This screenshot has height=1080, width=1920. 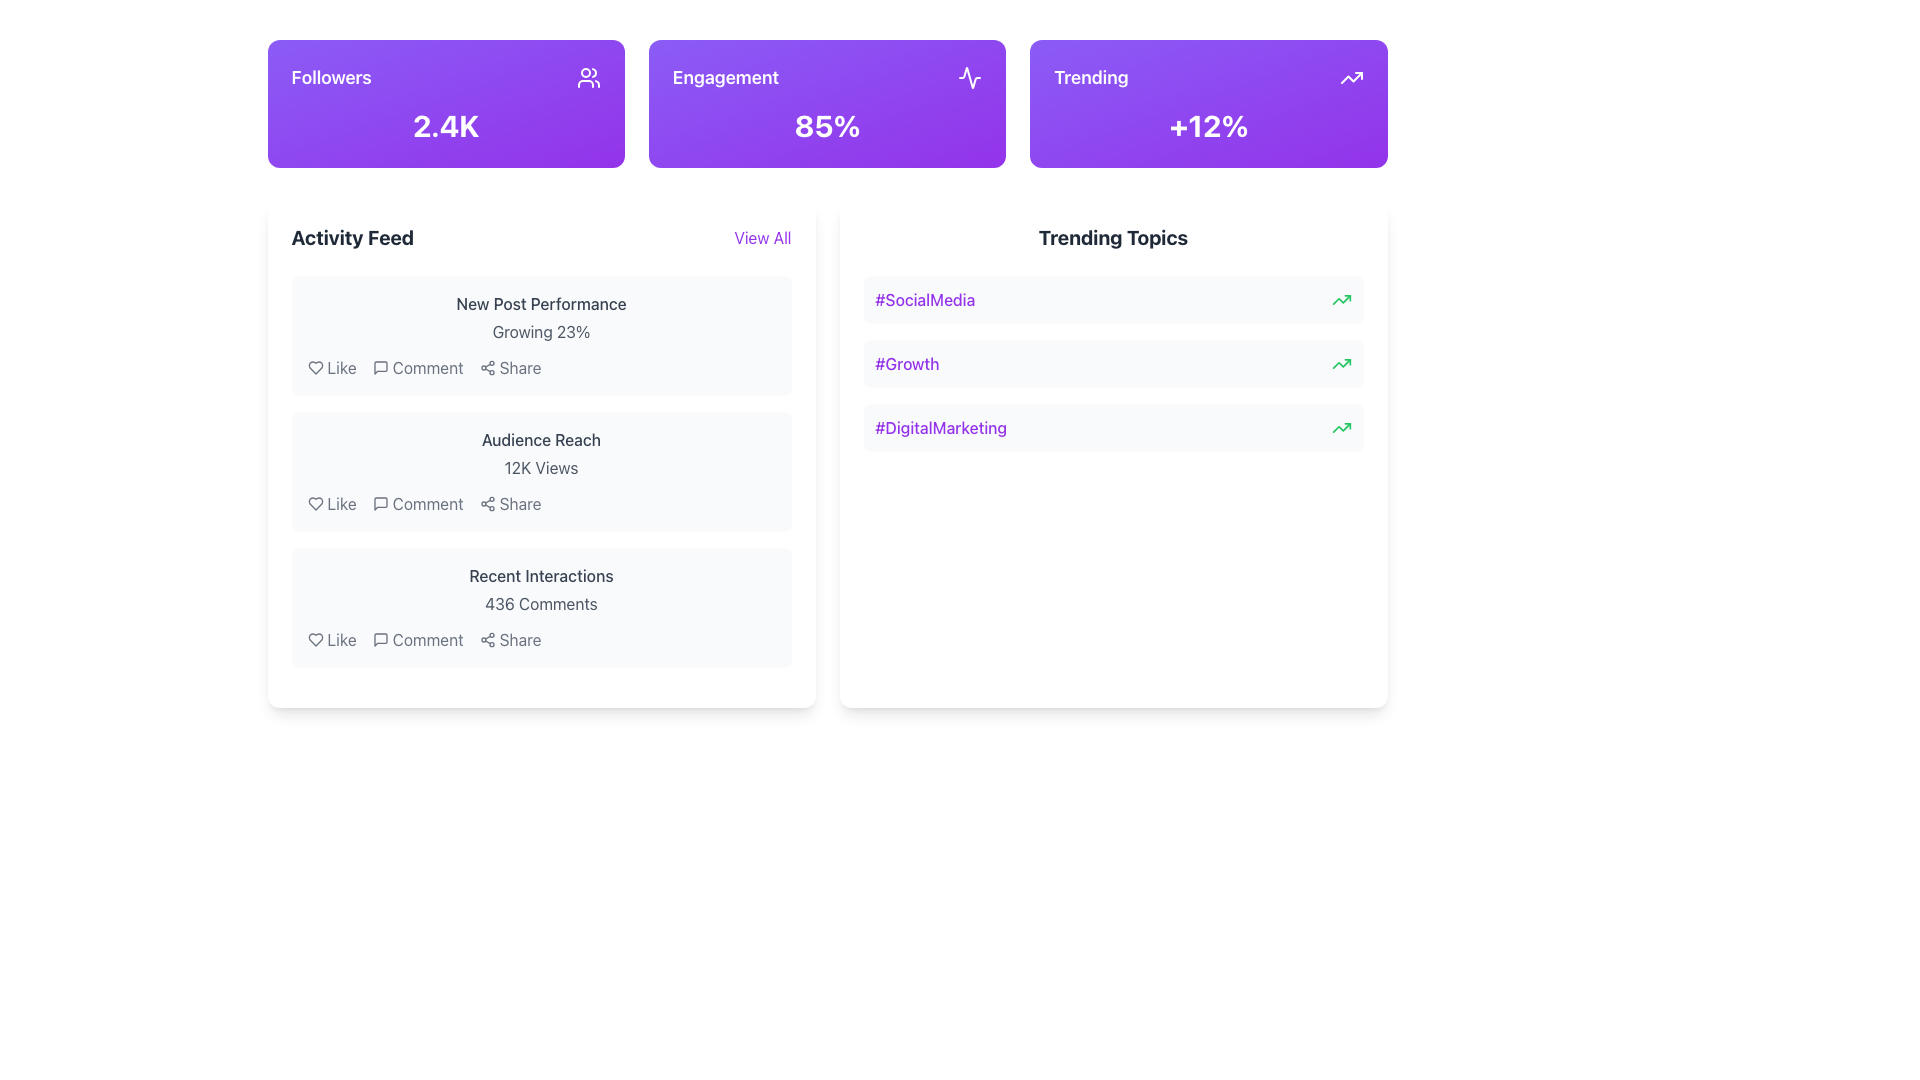 I want to click on the 'Activity Feed' text label, which is styled in bold, large font and dark gray color, located in the upper left corner of the content section, so click(x=352, y=237).